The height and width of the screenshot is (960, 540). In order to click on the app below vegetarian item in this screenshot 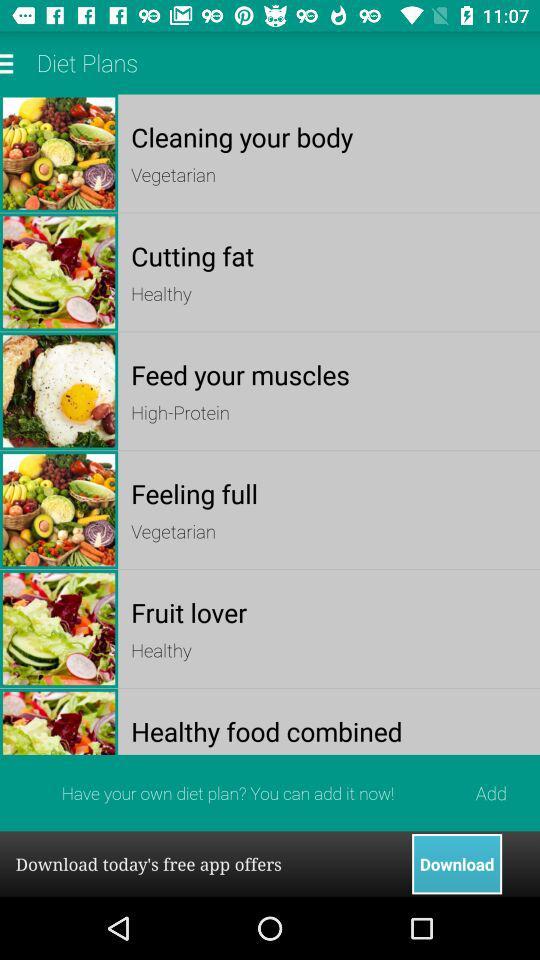, I will do `click(329, 611)`.